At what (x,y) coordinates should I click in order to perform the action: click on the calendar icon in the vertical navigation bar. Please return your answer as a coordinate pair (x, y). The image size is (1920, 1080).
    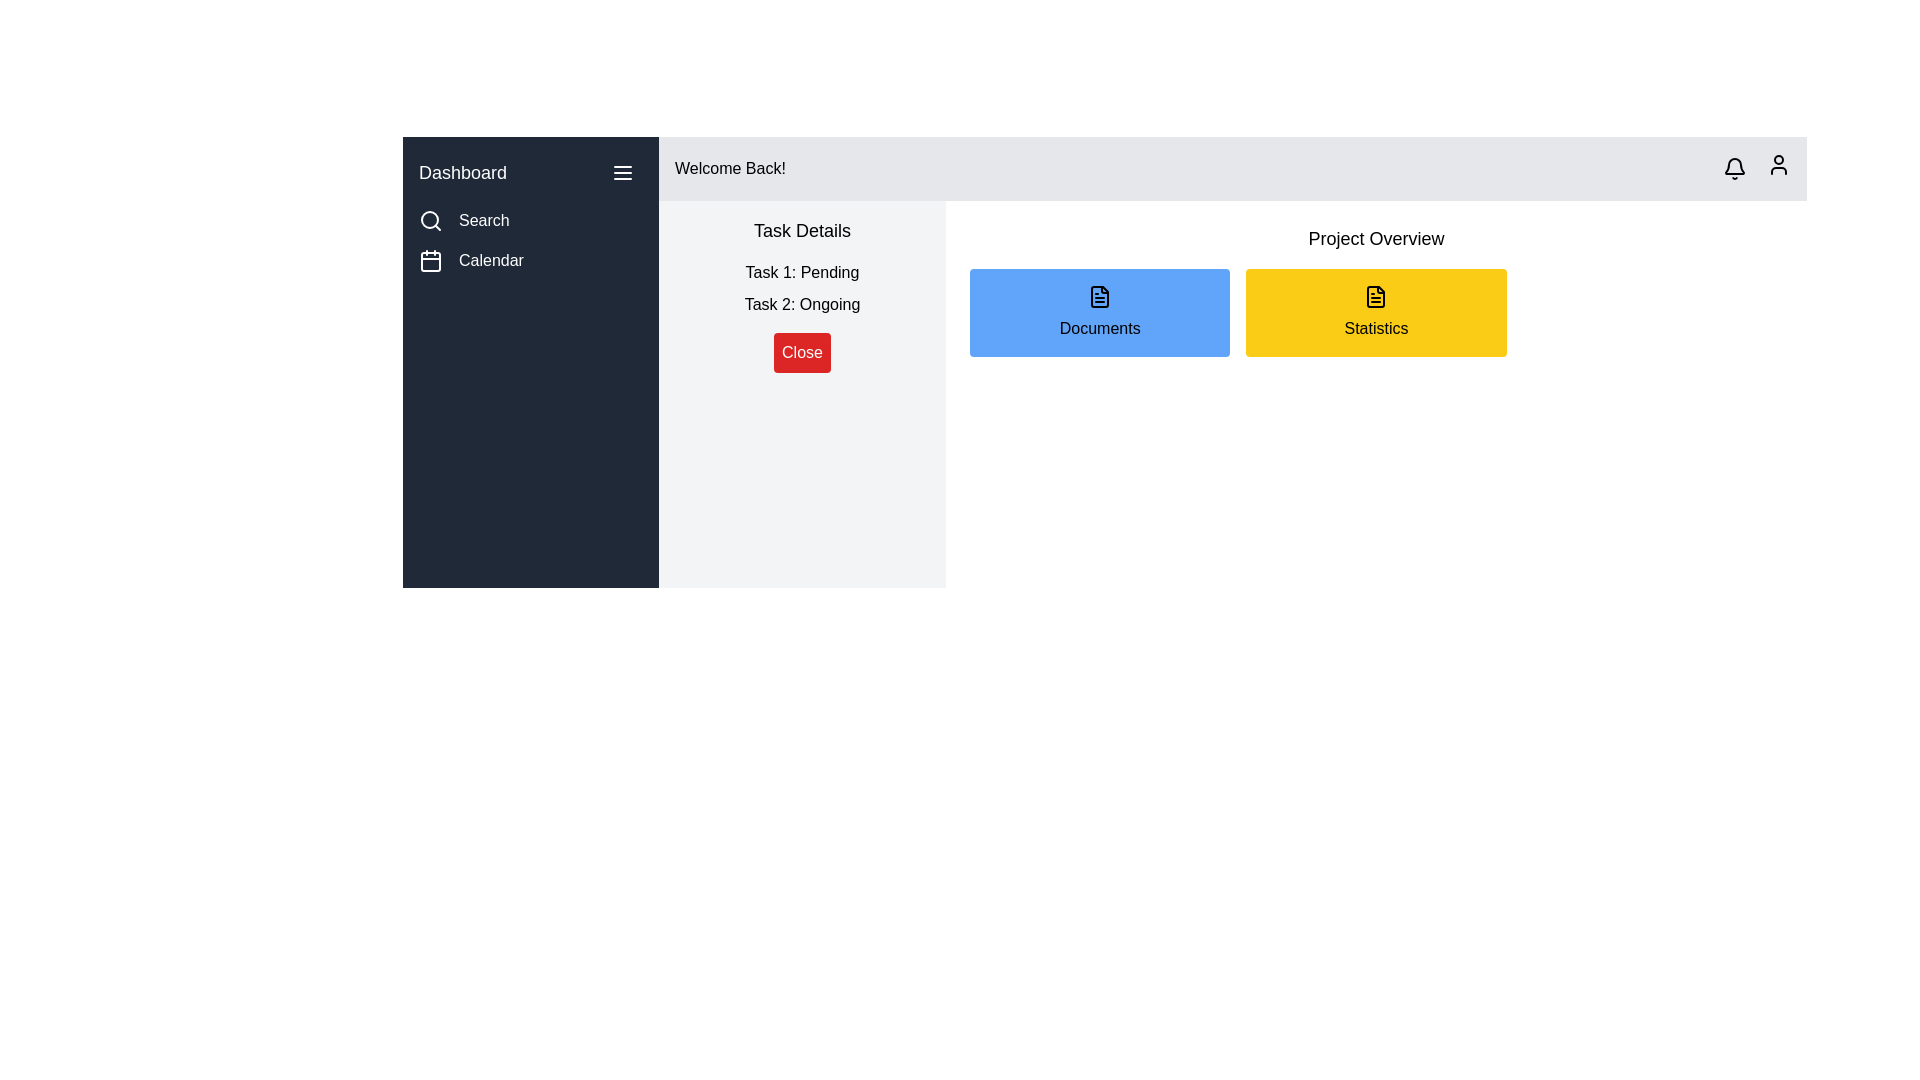
    Looking at the image, I should click on (430, 260).